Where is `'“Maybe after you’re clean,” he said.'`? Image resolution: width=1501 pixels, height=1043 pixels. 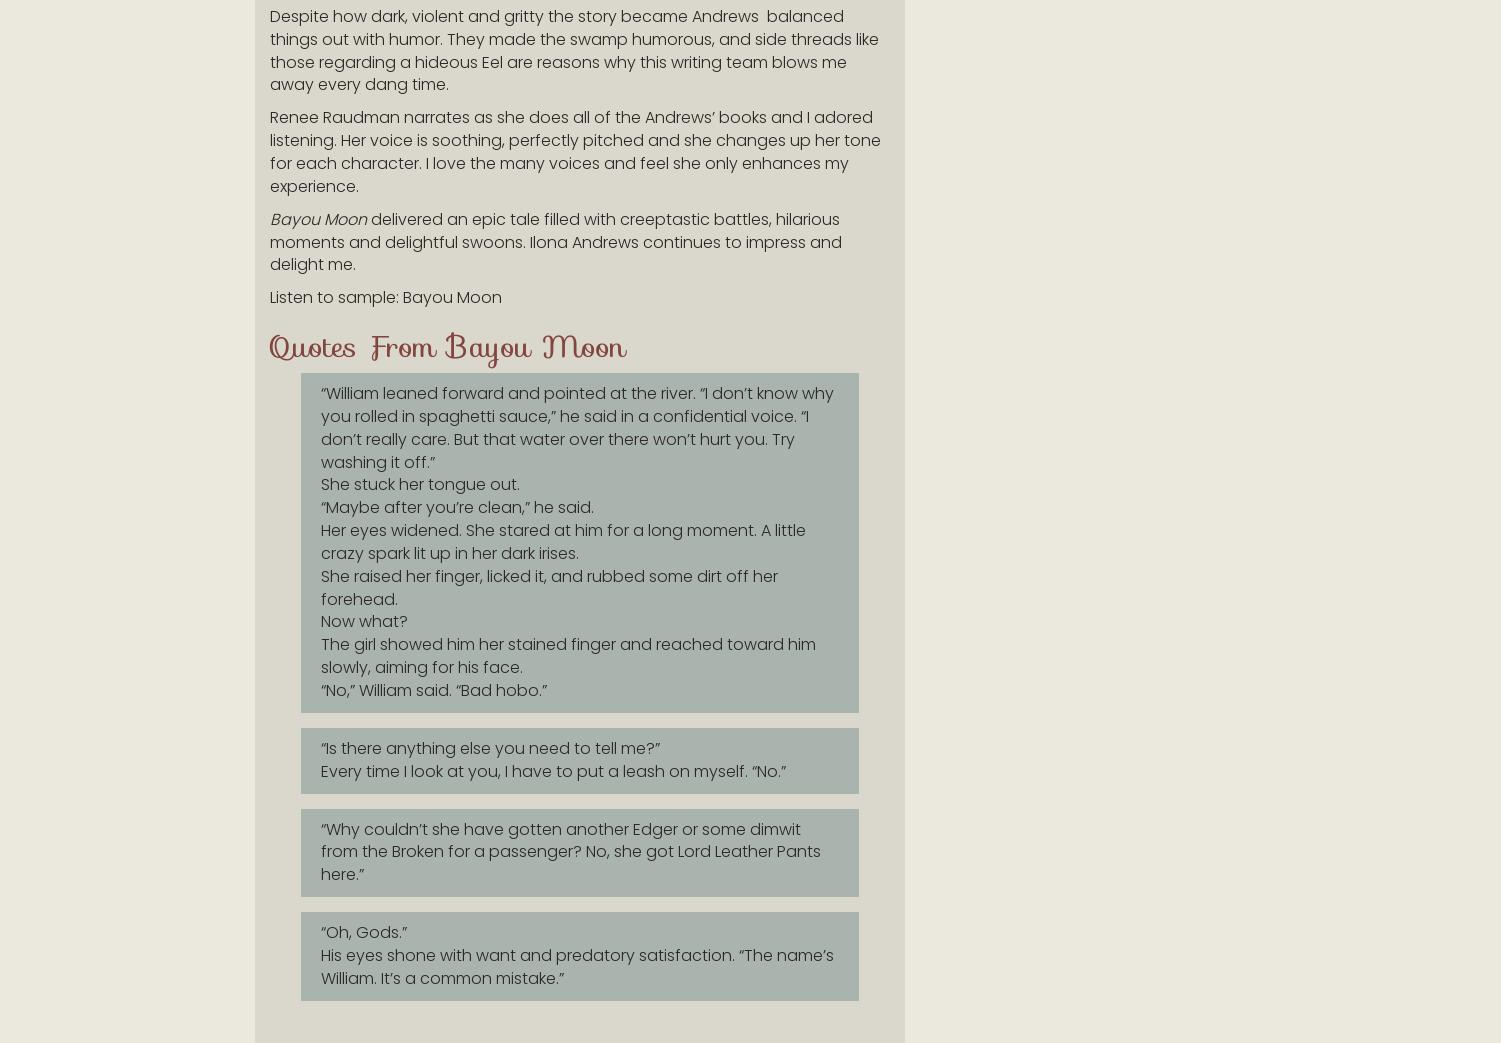 '“Maybe after you’re clean,” he said.' is located at coordinates (457, 506).